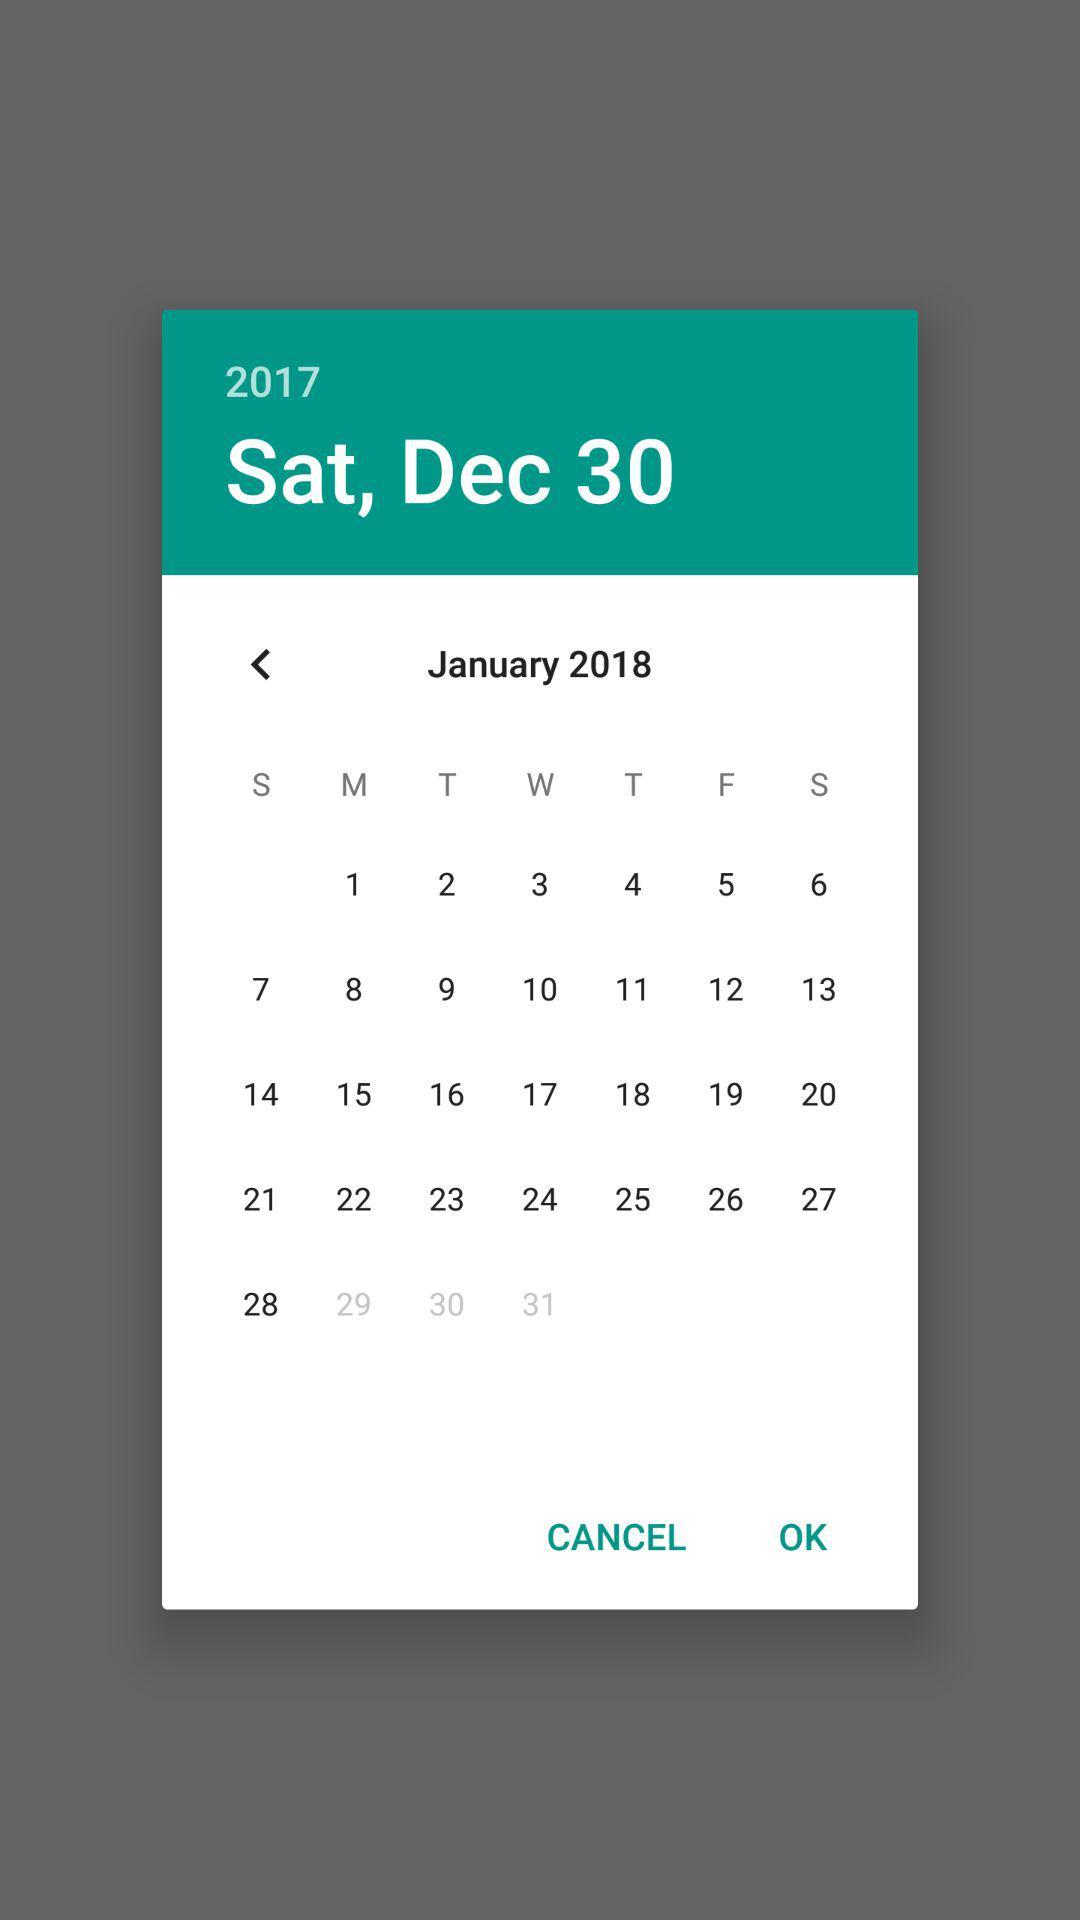 This screenshot has width=1080, height=1920. I want to click on the item next to ok item, so click(615, 1535).